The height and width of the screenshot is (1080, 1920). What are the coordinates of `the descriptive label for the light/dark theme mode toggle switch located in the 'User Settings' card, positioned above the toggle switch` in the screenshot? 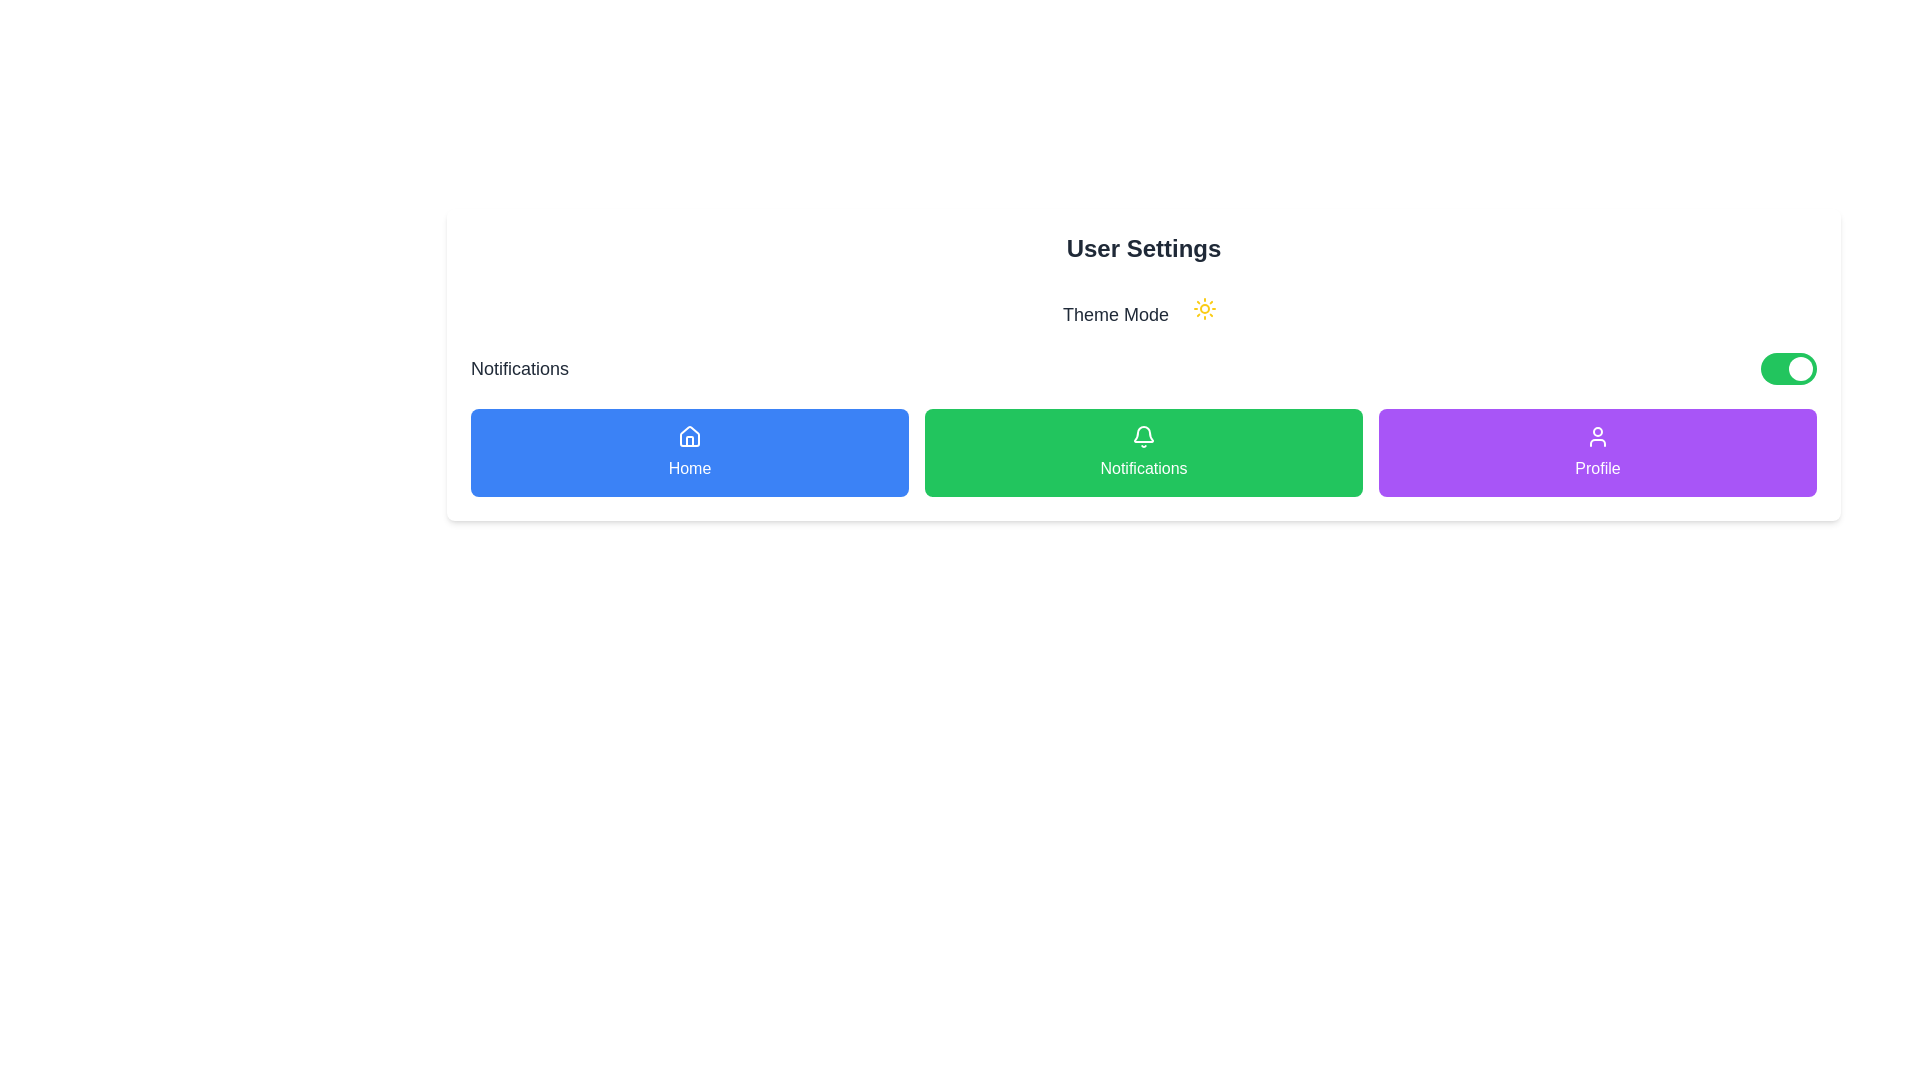 It's located at (1143, 308).